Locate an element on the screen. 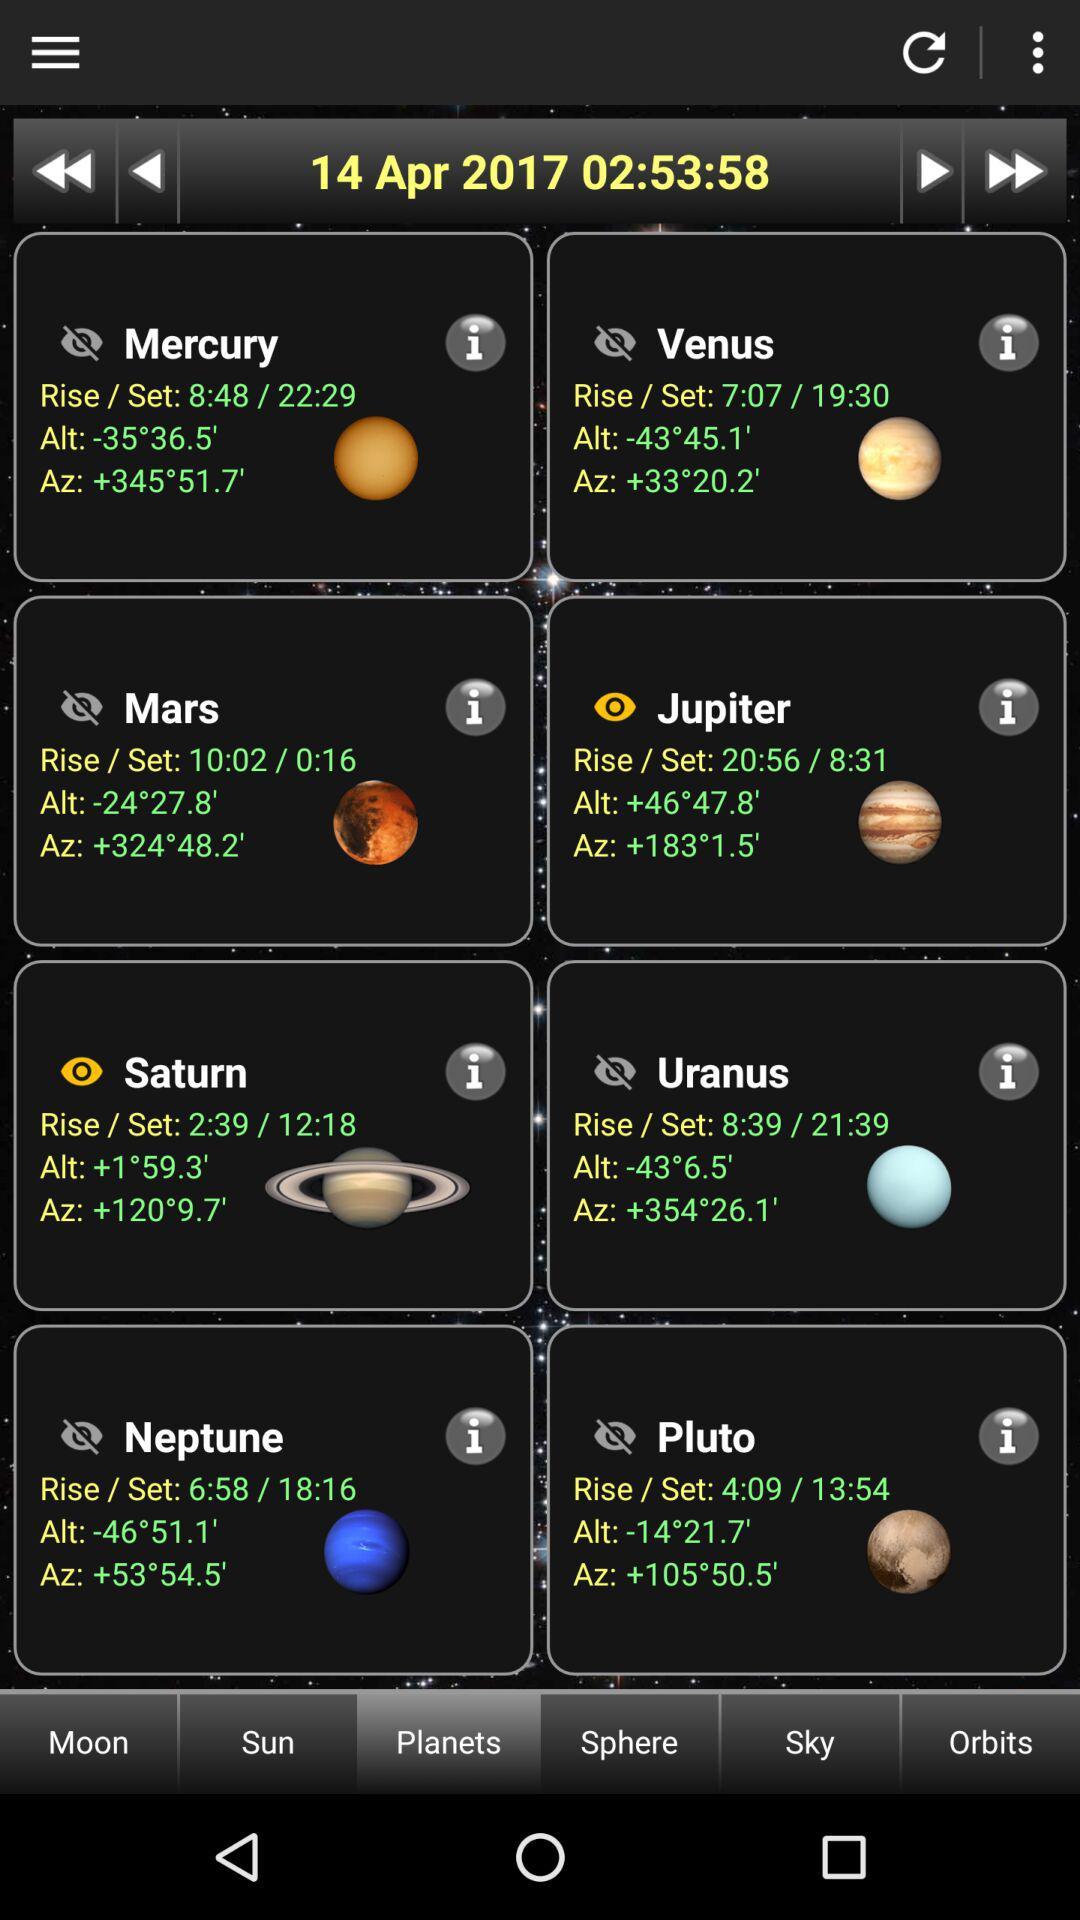 The height and width of the screenshot is (1920, 1080). switch to open is located at coordinates (80, 1434).